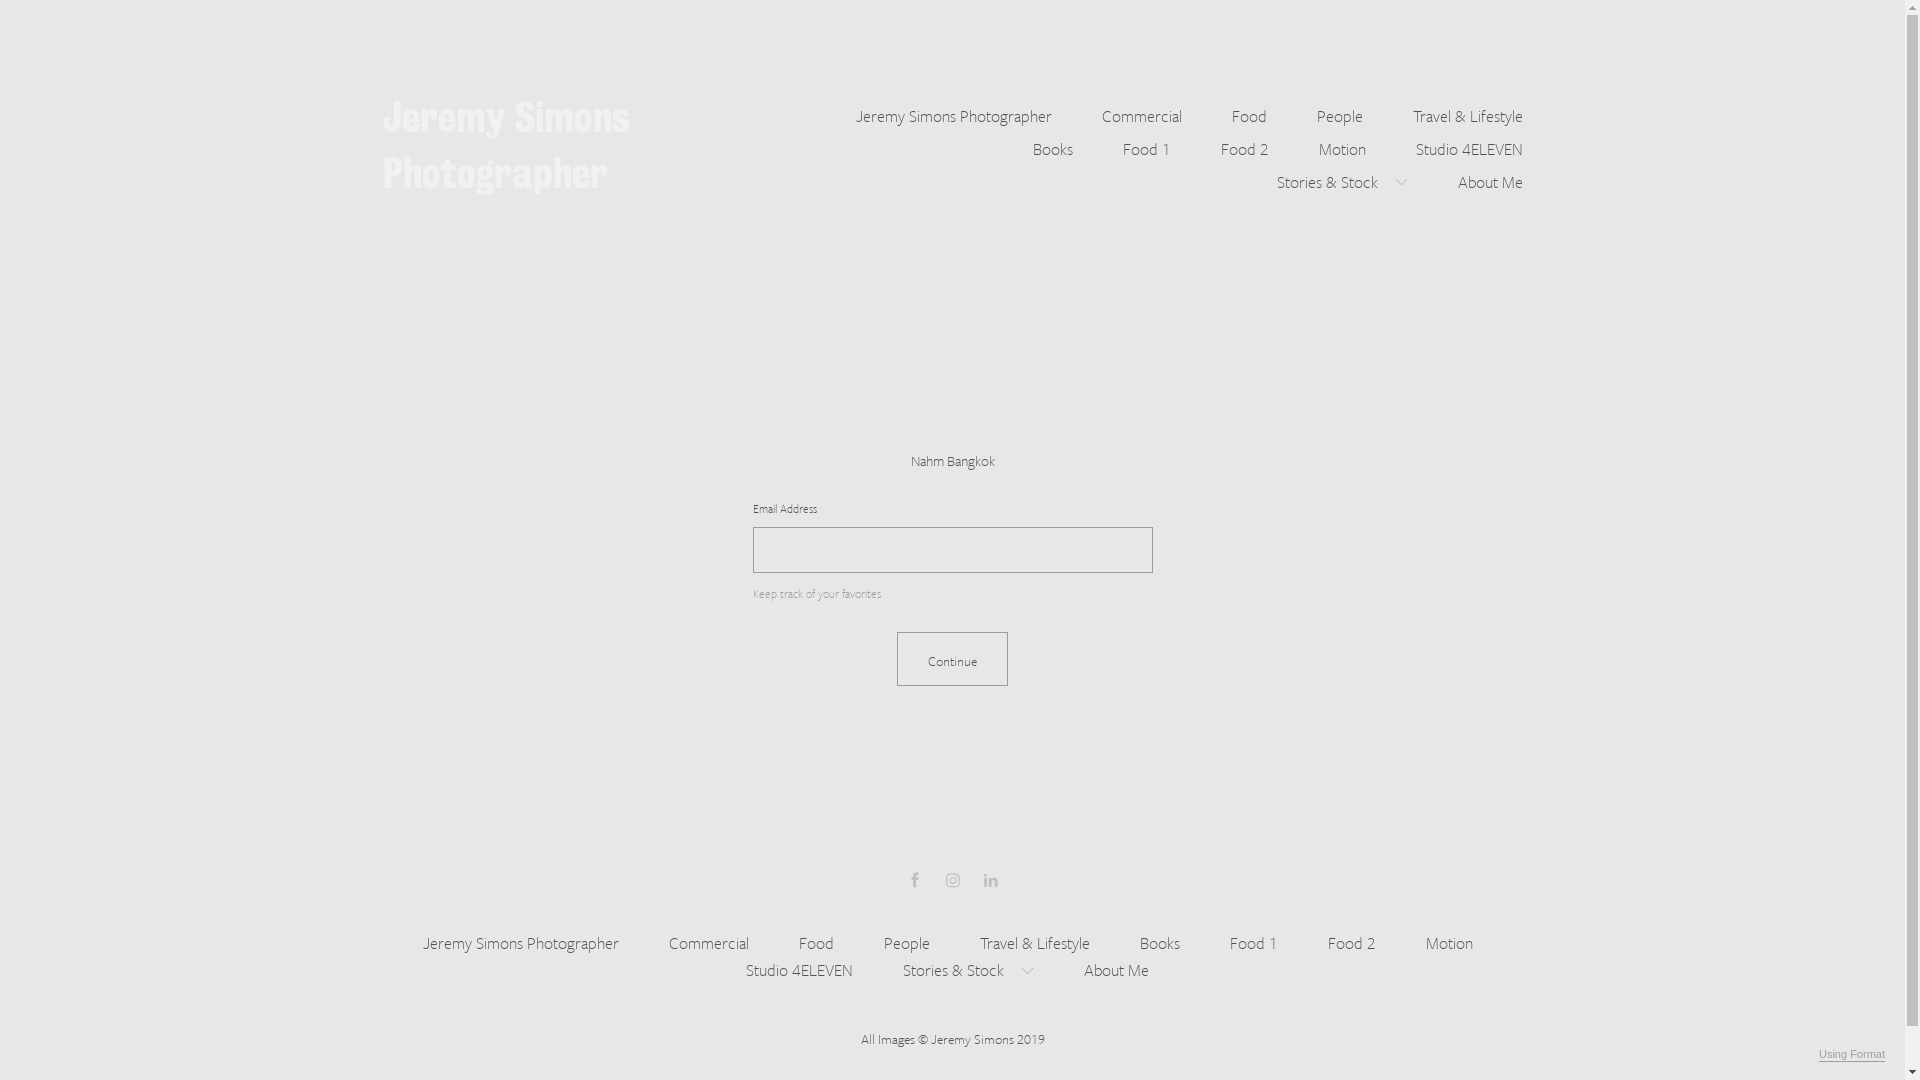 The image size is (1920, 1080). Describe the element at coordinates (1851, 1054) in the screenshot. I see `'Using Format'` at that location.